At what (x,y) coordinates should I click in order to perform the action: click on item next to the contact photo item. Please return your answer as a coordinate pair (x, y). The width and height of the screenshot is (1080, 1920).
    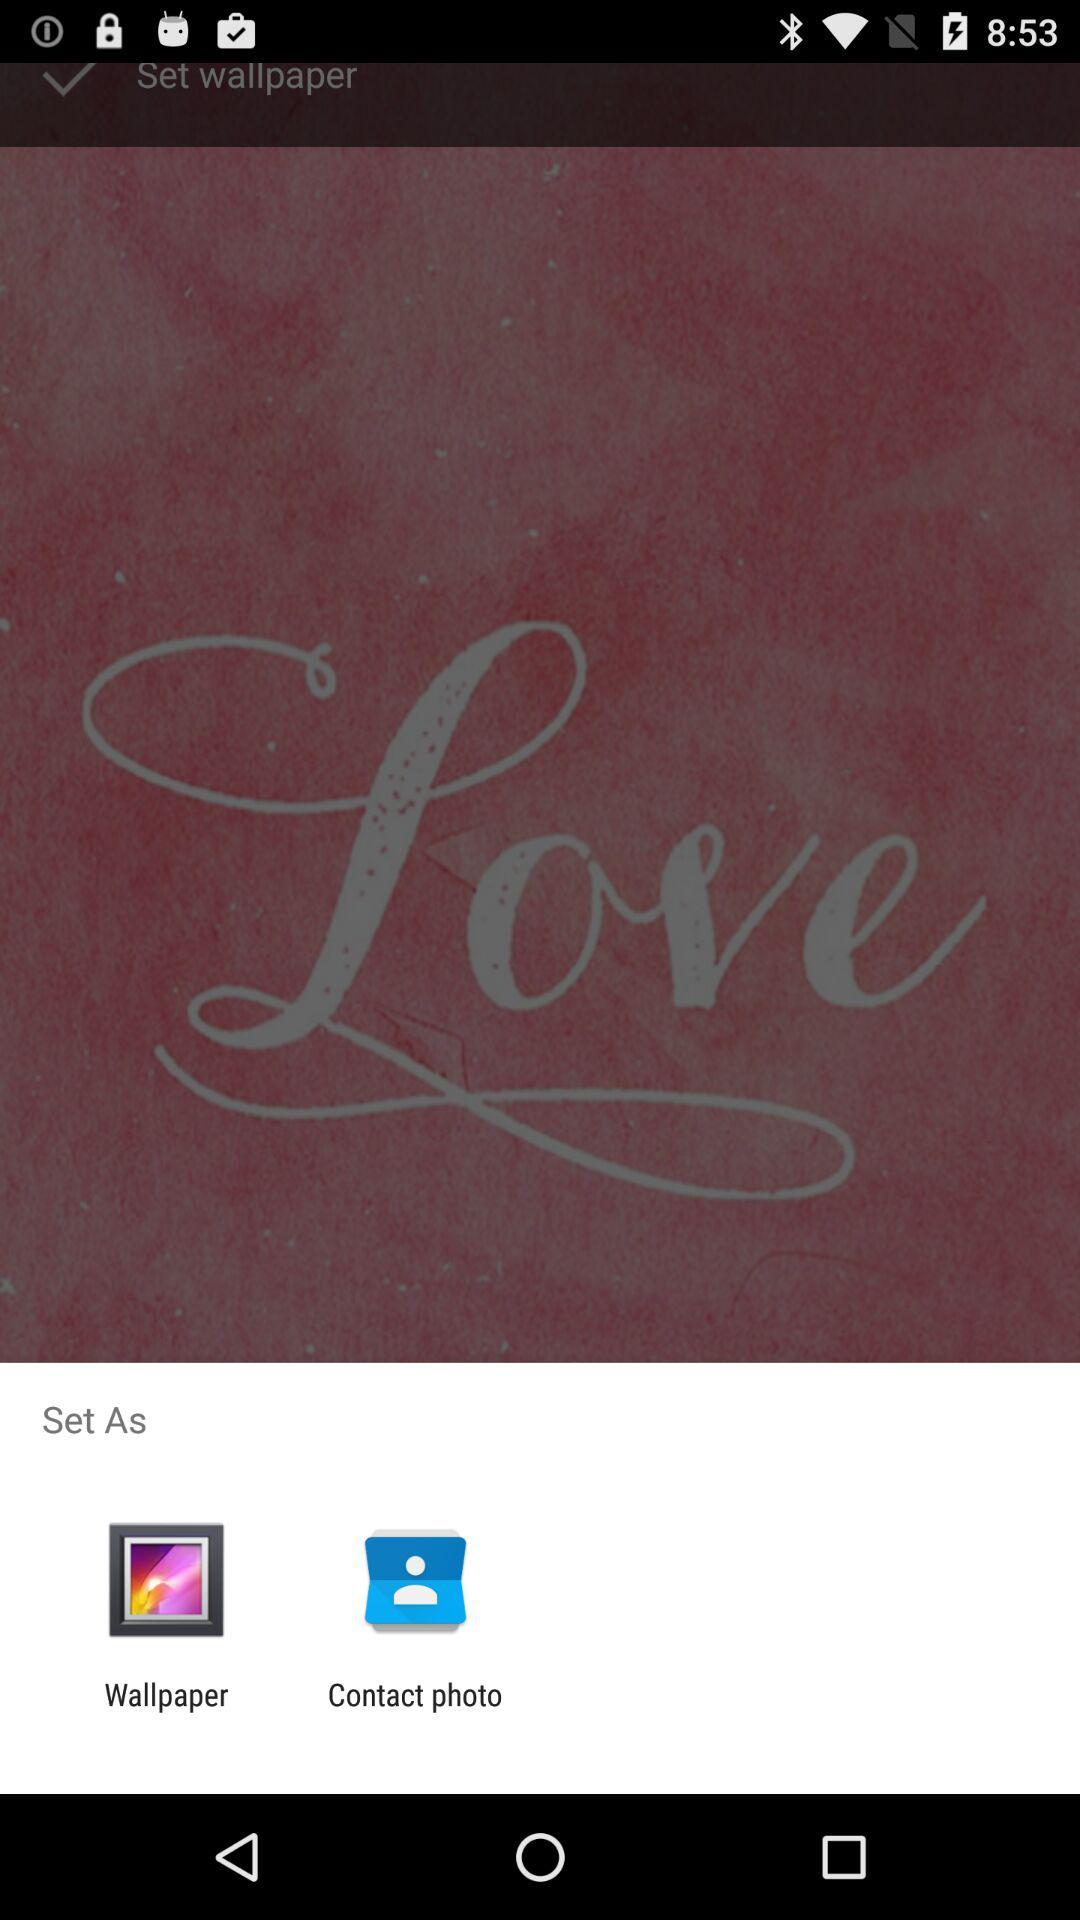
    Looking at the image, I should click on (165, 1711).